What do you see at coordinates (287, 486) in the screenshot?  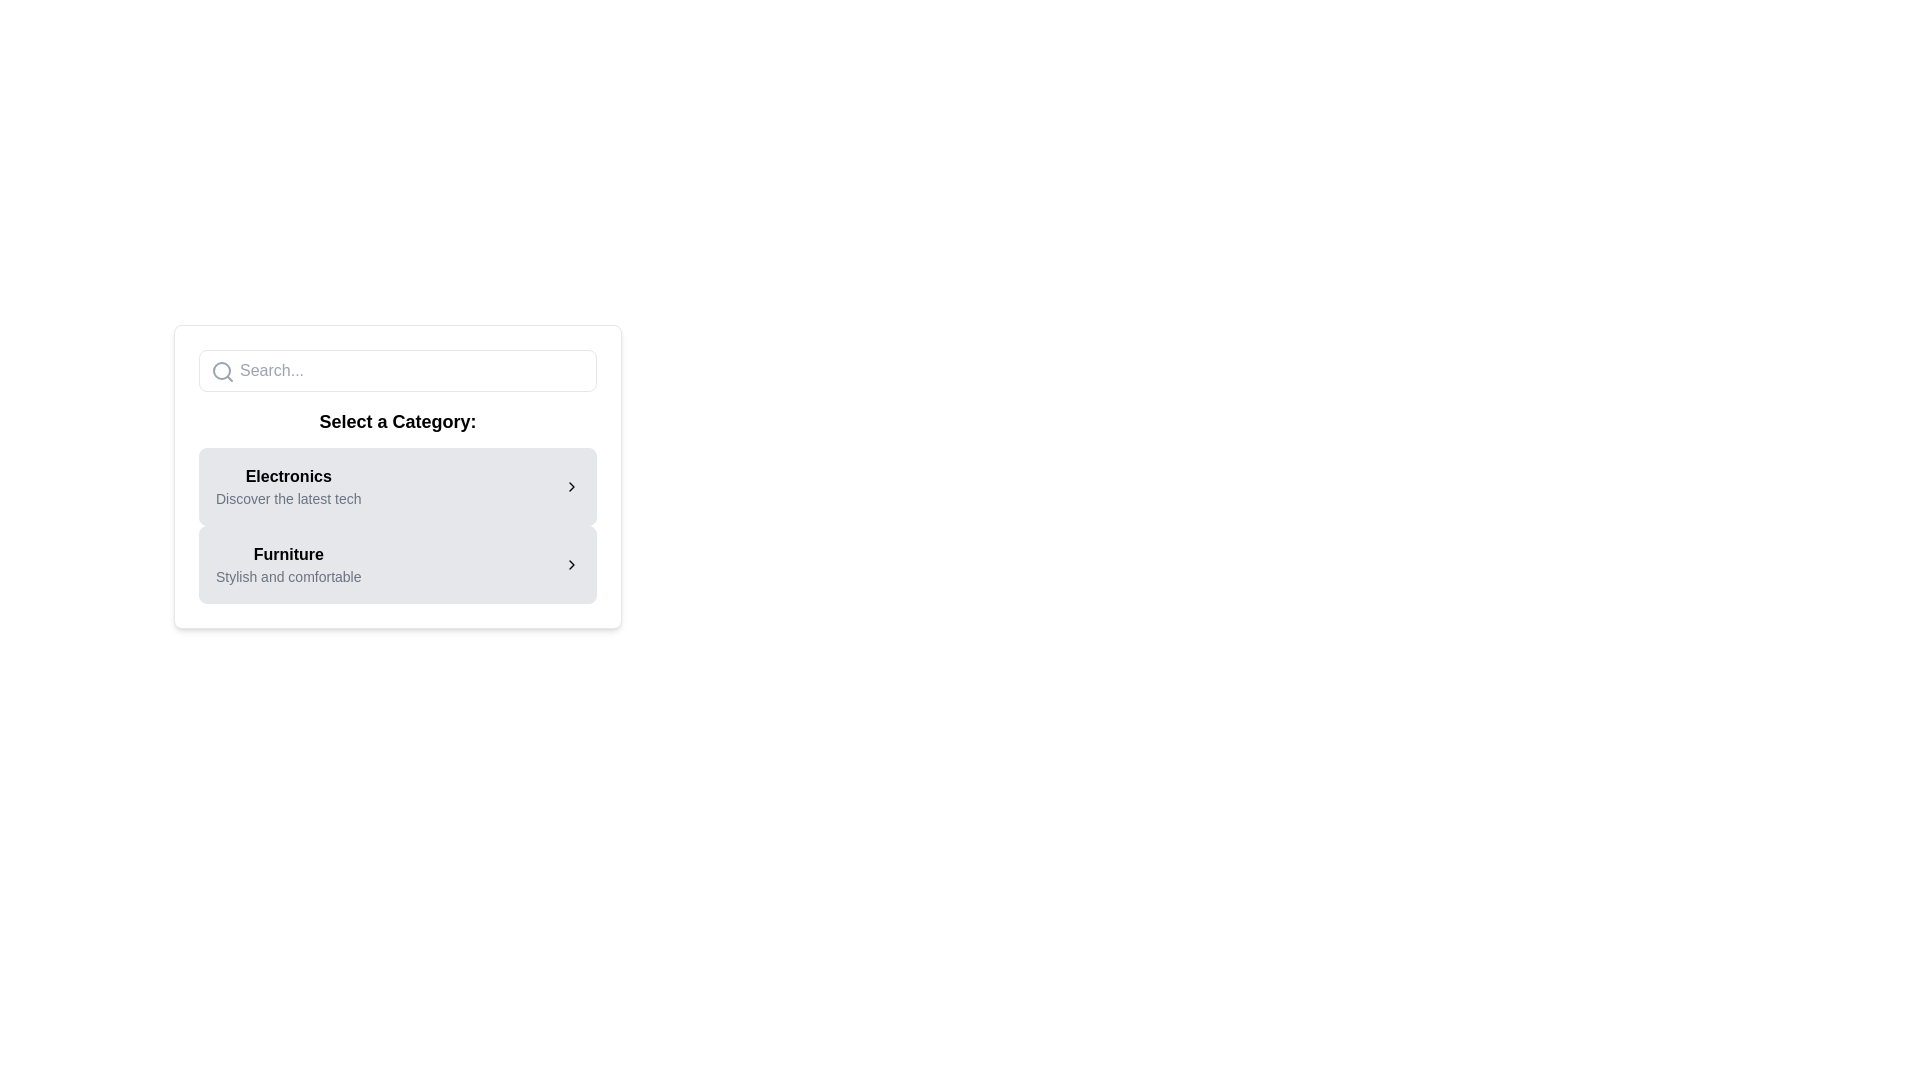 I see `text of the label representing the electronics category, which is the first item in the selectable card layout` at bounding box center [287, 486].